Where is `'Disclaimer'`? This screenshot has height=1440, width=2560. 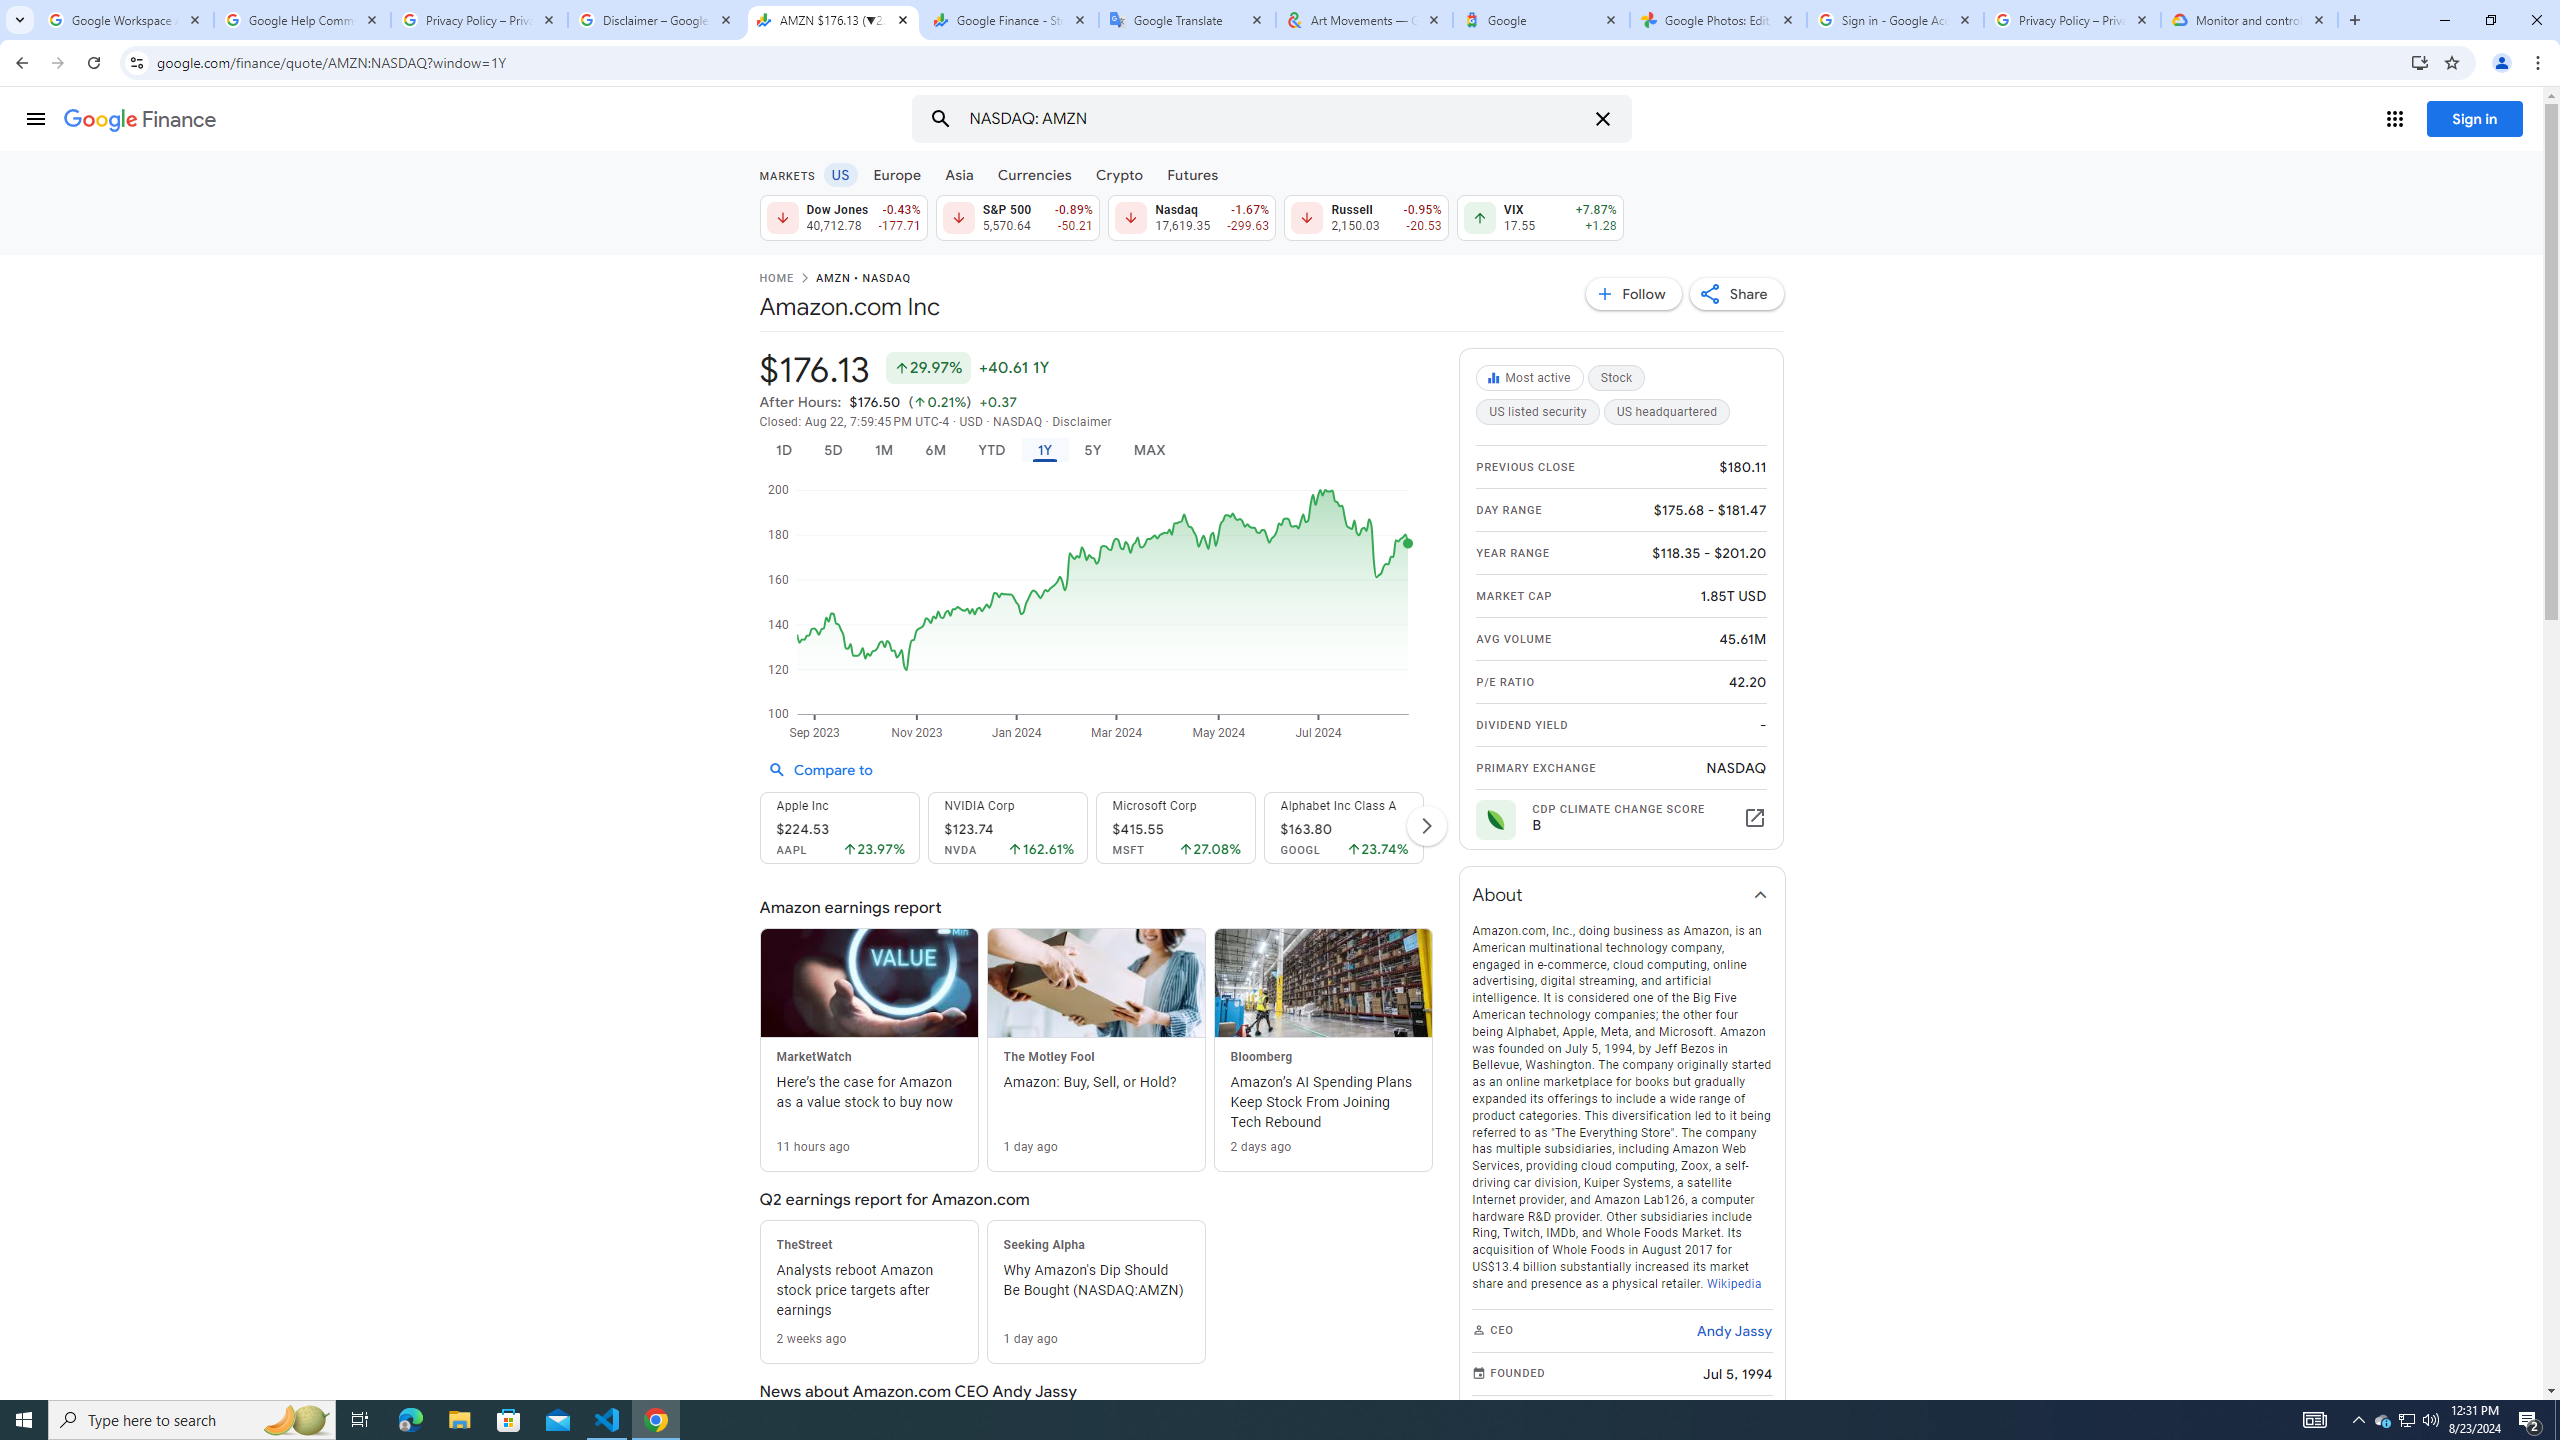 'Disclaimer' is located at coordinates (1080, 421).